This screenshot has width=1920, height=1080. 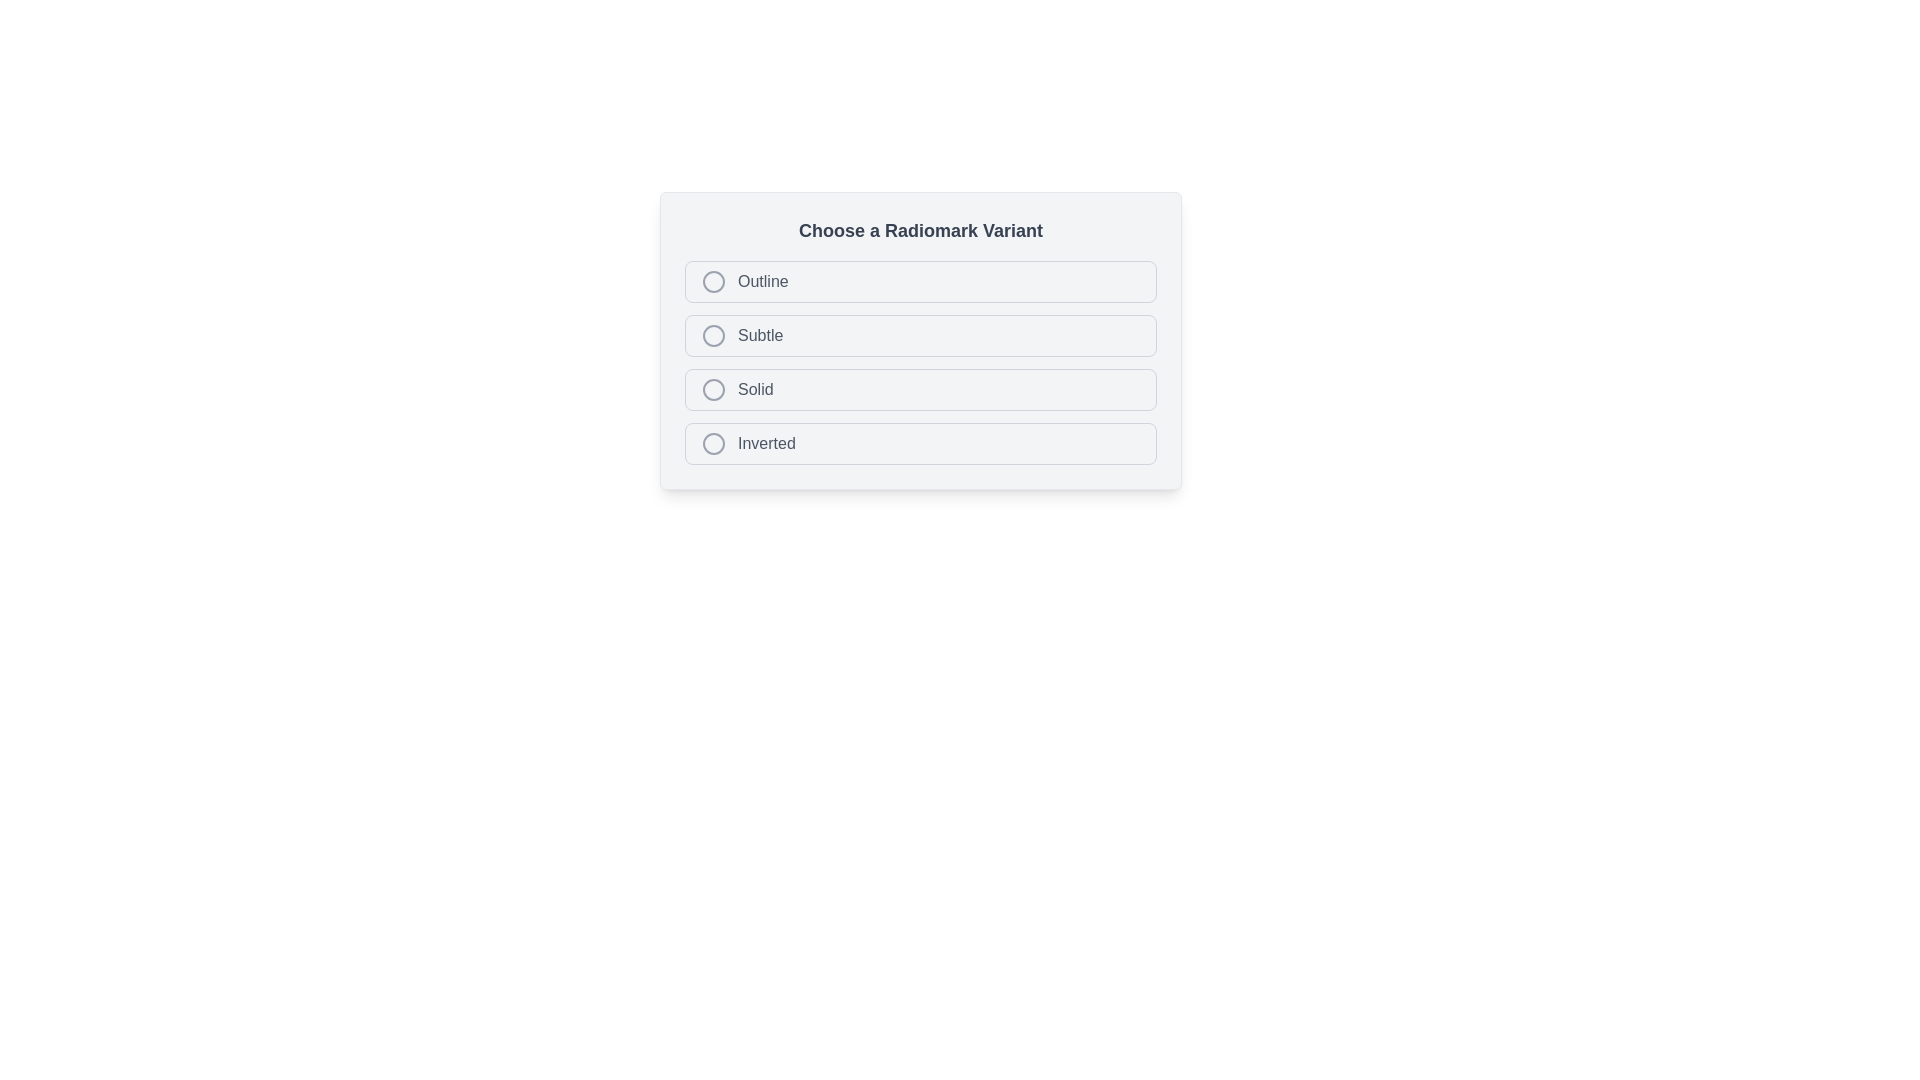 I want to click on the Radio Button element, which is a circular icon with a hollow center located to the left of the 'Inverted' label, positioned at the bottommost option of a vertical list within a card, so click(x=714, y=442).